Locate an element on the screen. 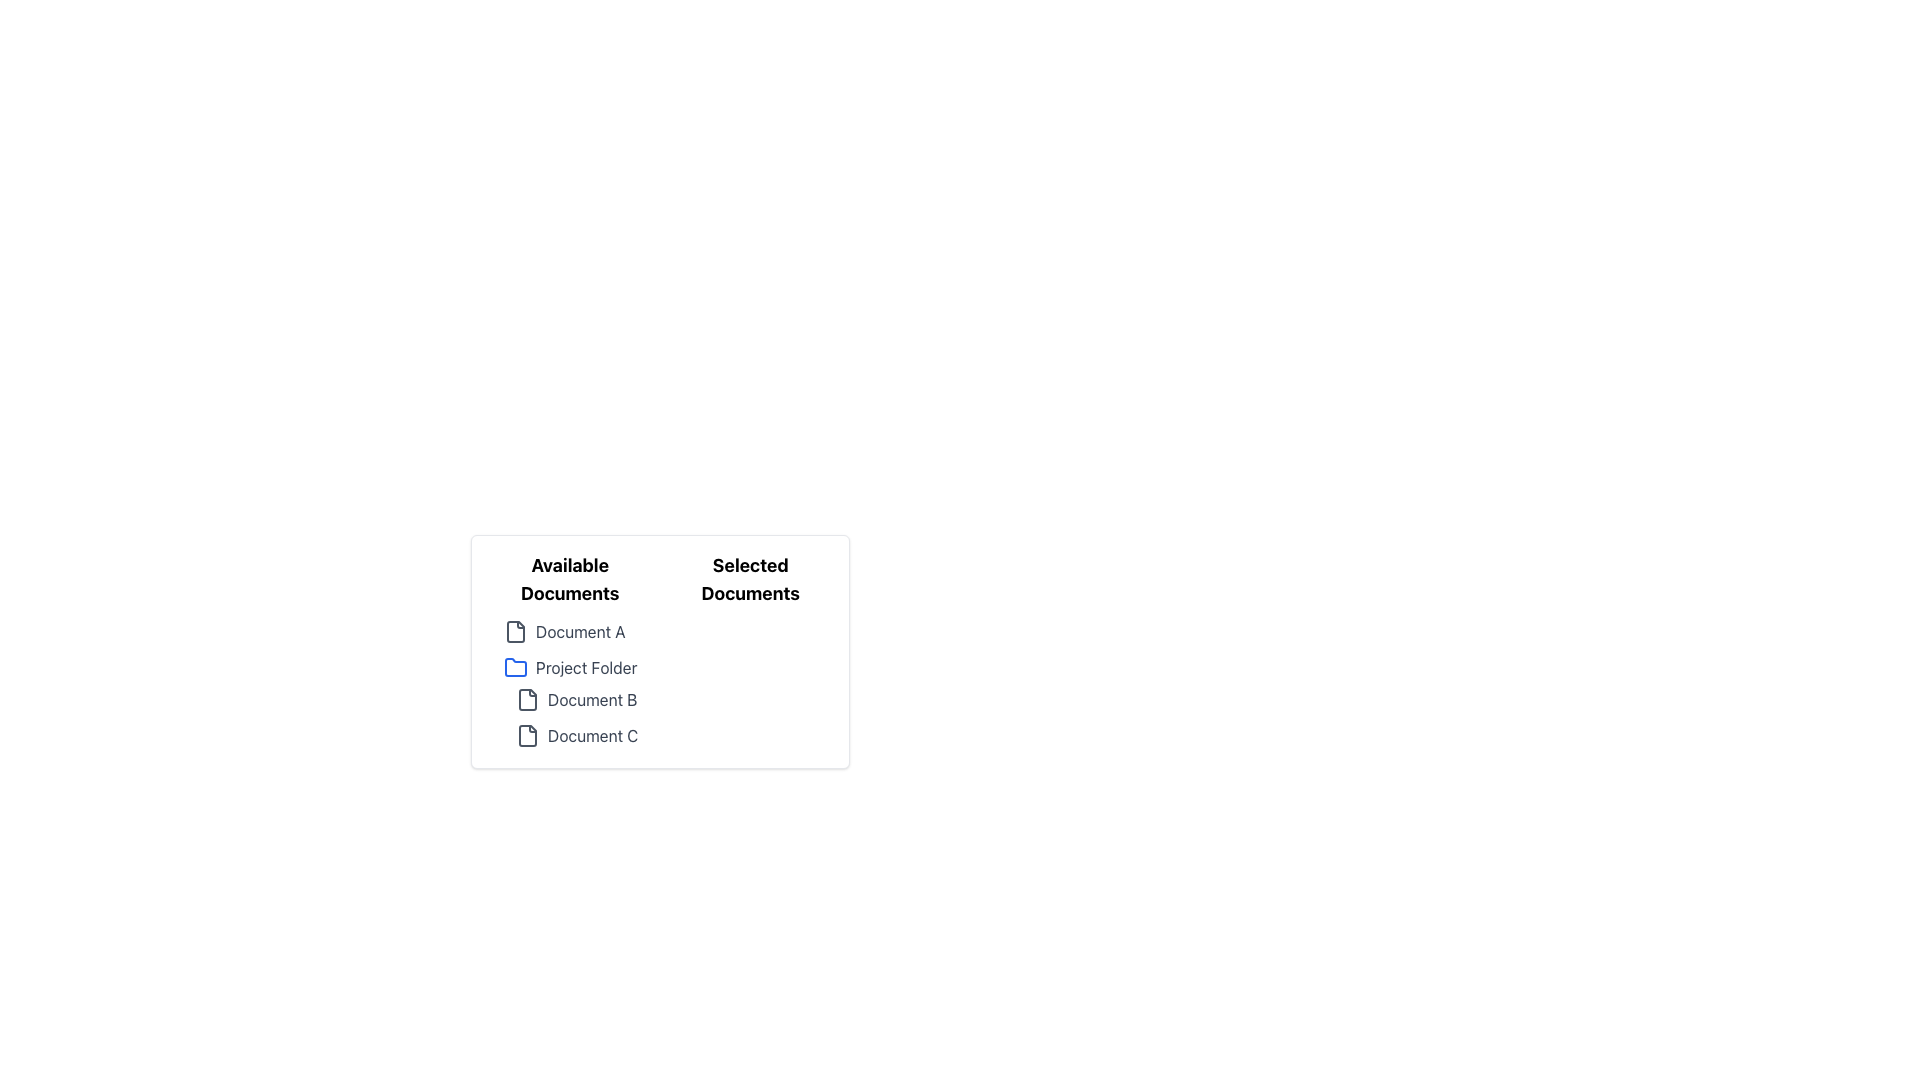  the decorative icon representing 'Document A' in the 'Available Documents' column is located at coordinates (515, 632).